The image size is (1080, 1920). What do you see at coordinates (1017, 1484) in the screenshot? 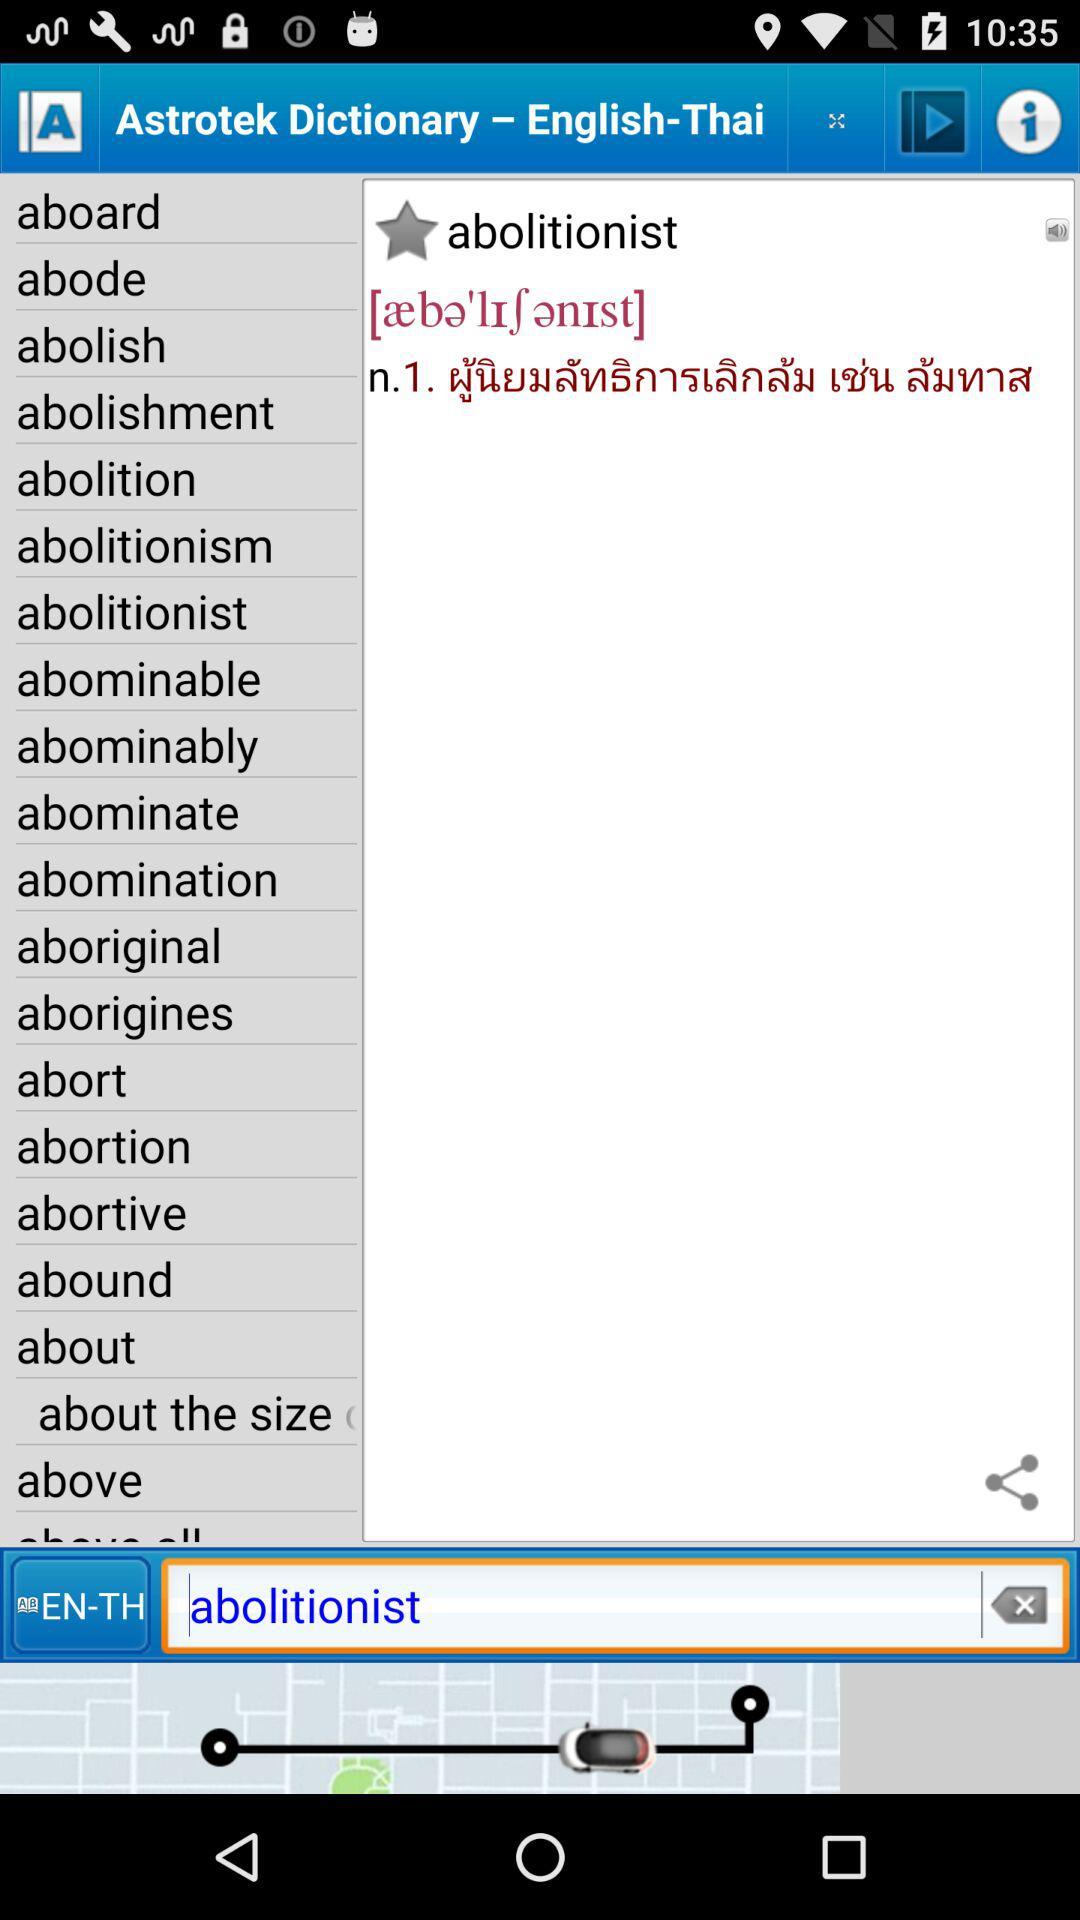
I see `icon next to the about the size` at bounding box center [1017, 1484].